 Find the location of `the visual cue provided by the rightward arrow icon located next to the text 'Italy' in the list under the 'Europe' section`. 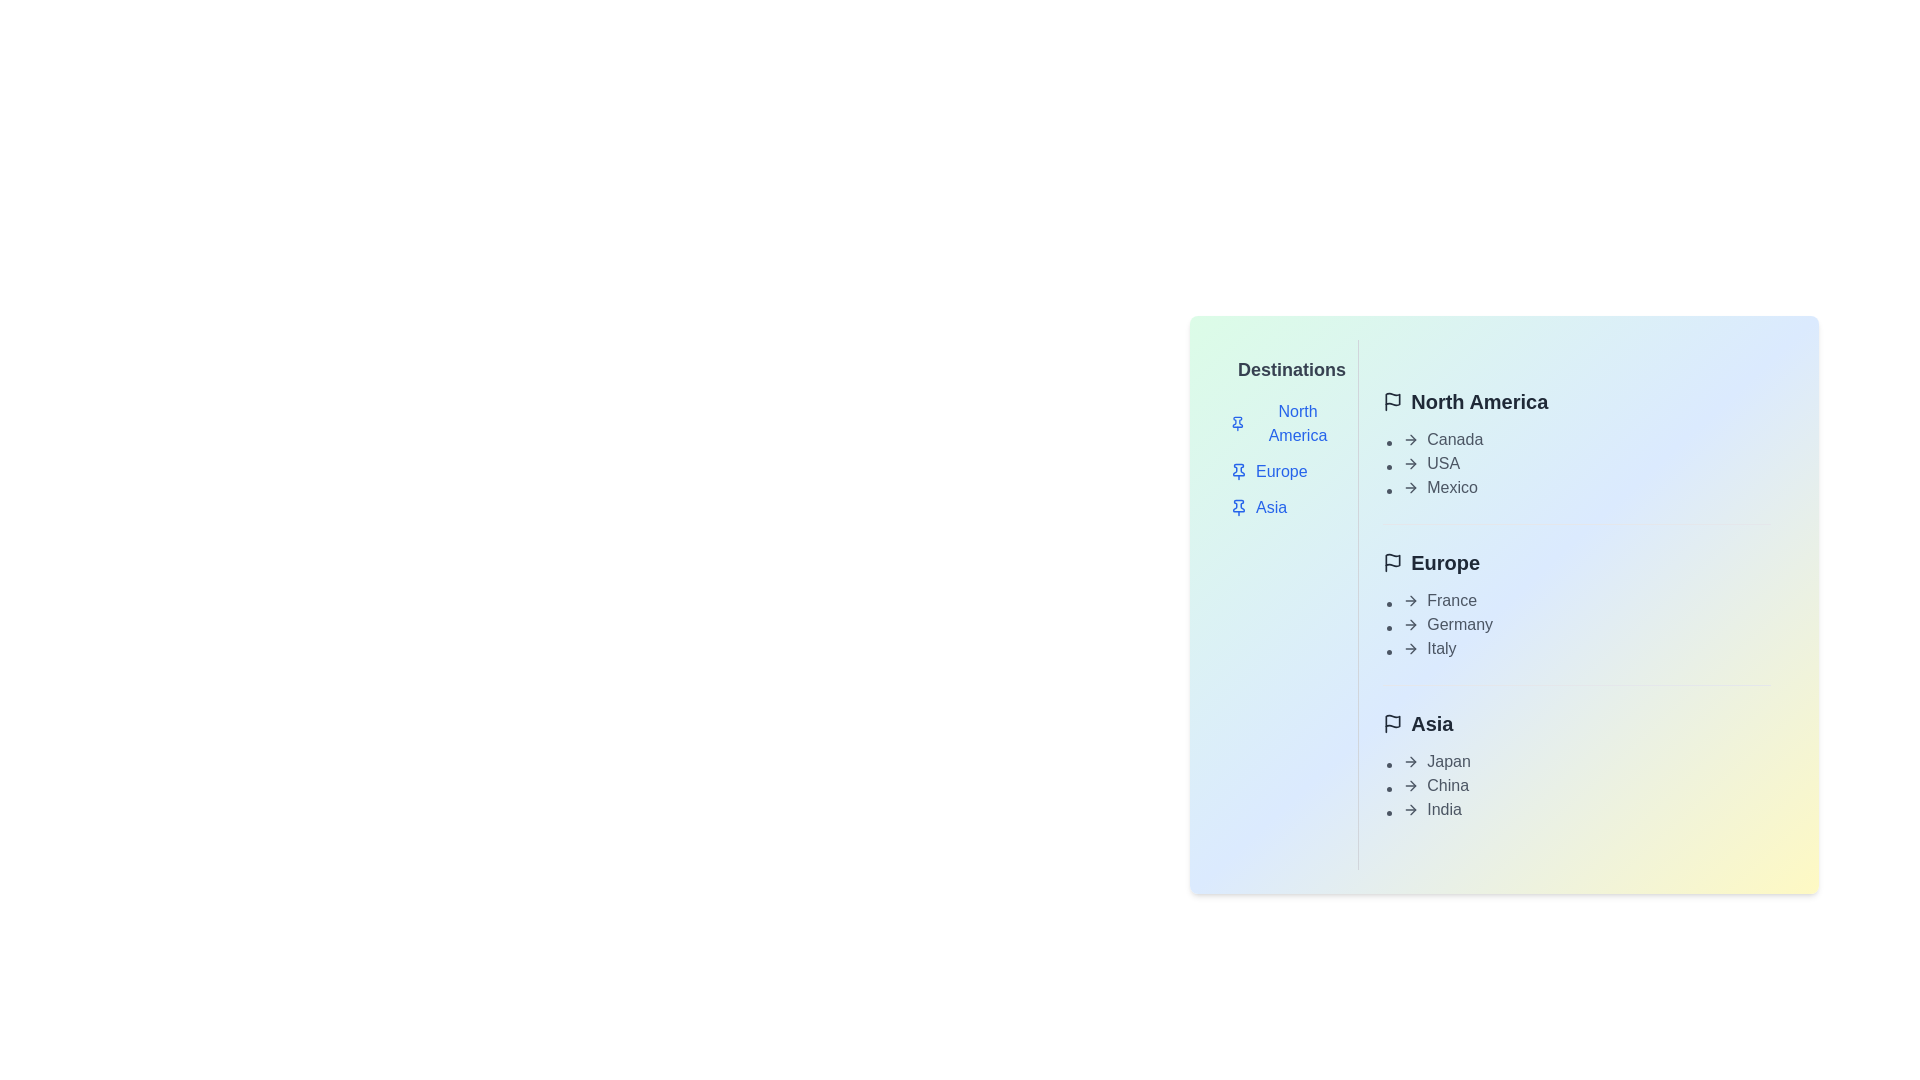

the visual cue provided by the rightward arrow icon located next to the text 'Italy' in the list under the 'Europe' section is located at coordinates (1410, 648).